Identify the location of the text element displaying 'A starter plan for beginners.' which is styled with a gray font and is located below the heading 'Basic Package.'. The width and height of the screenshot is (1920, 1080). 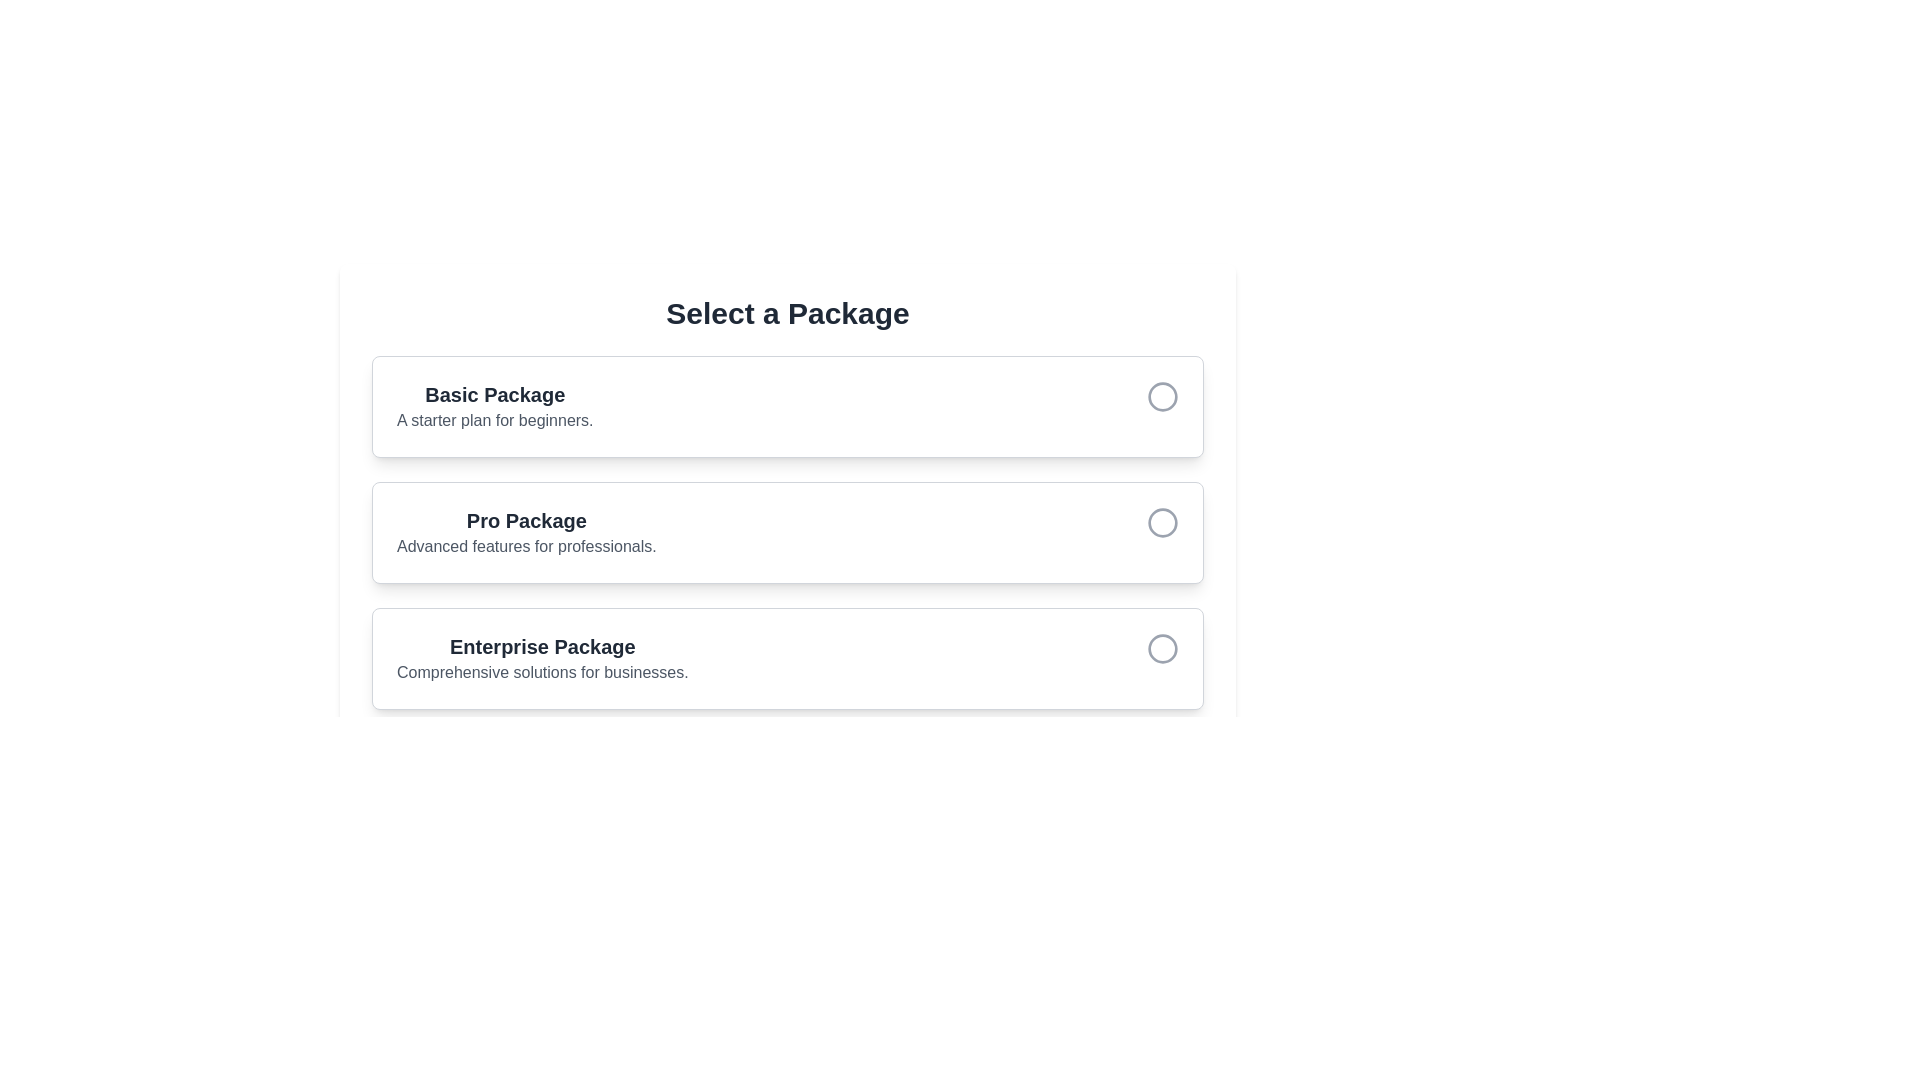
(495, 419).